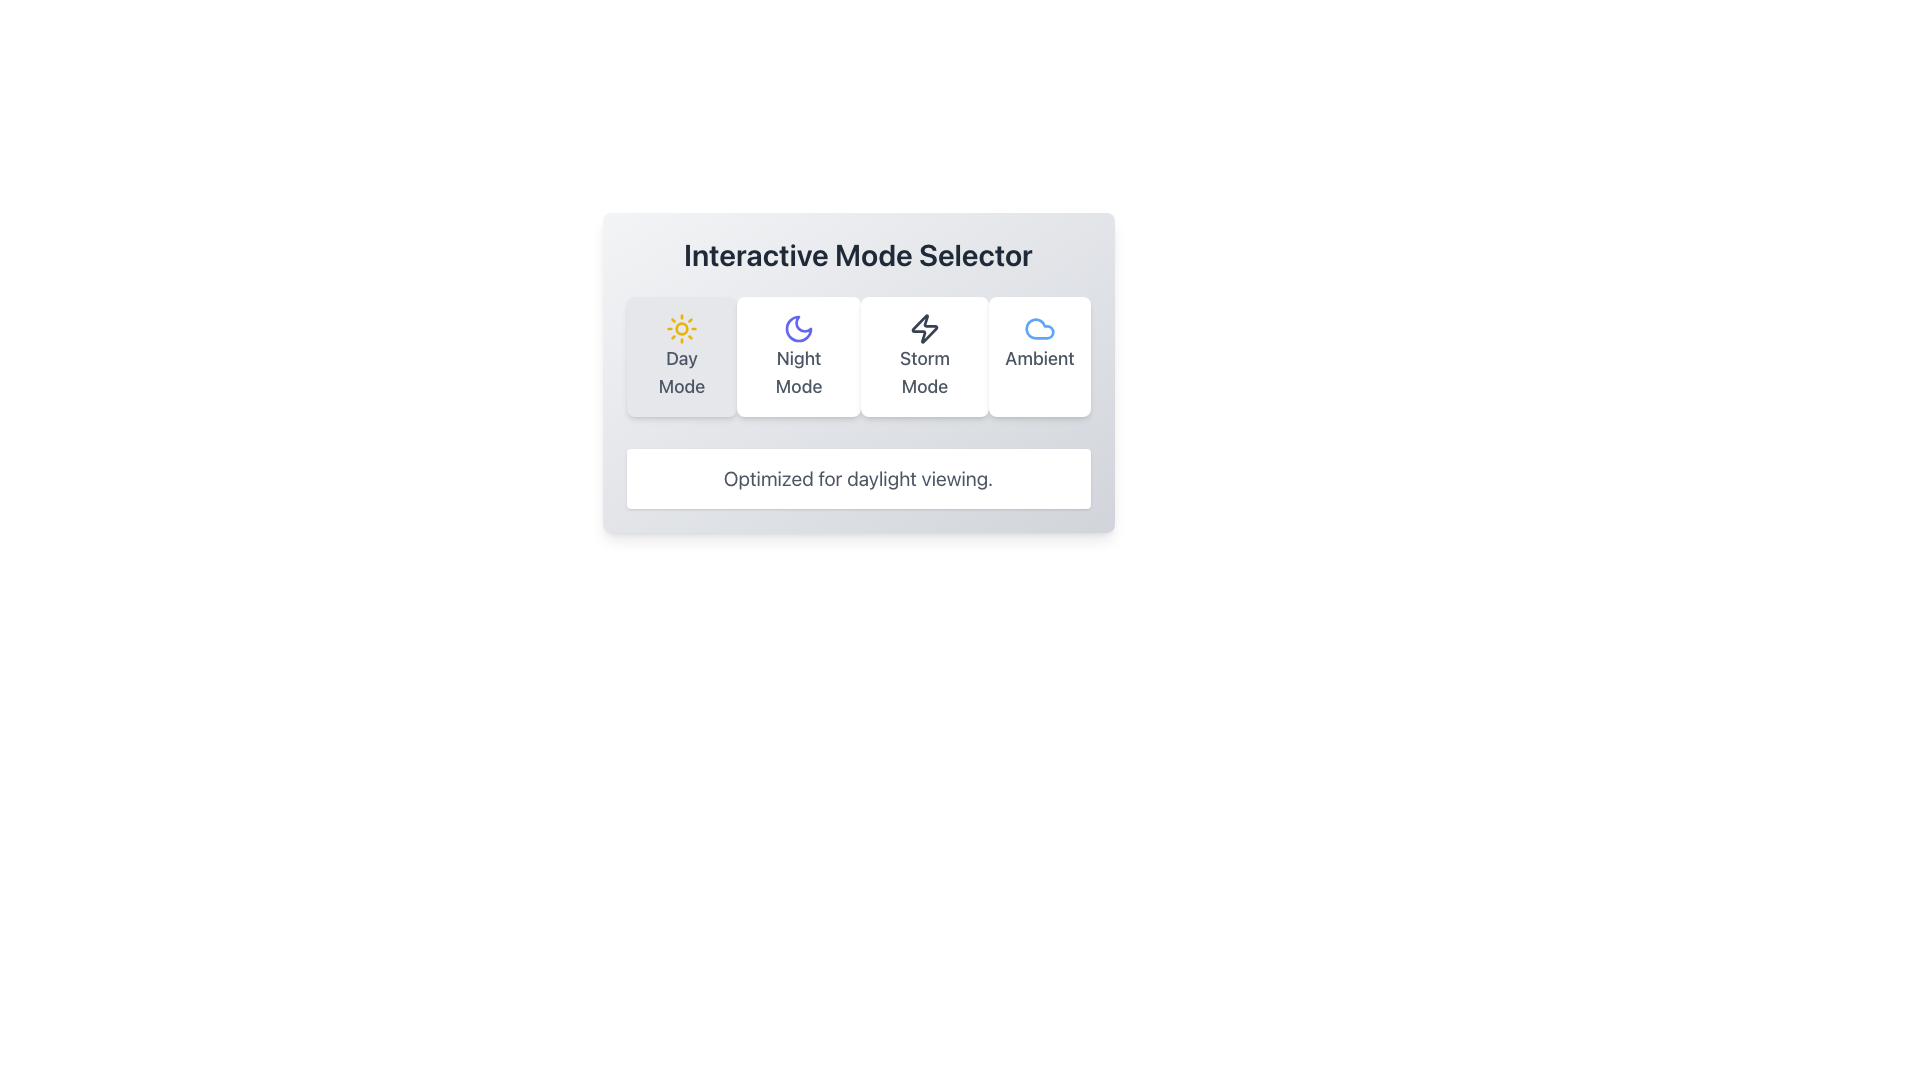  I want to click on the 'Storm Mode' button, which is the third button in the 'Interactive Mode Selector', so click(924, 356).